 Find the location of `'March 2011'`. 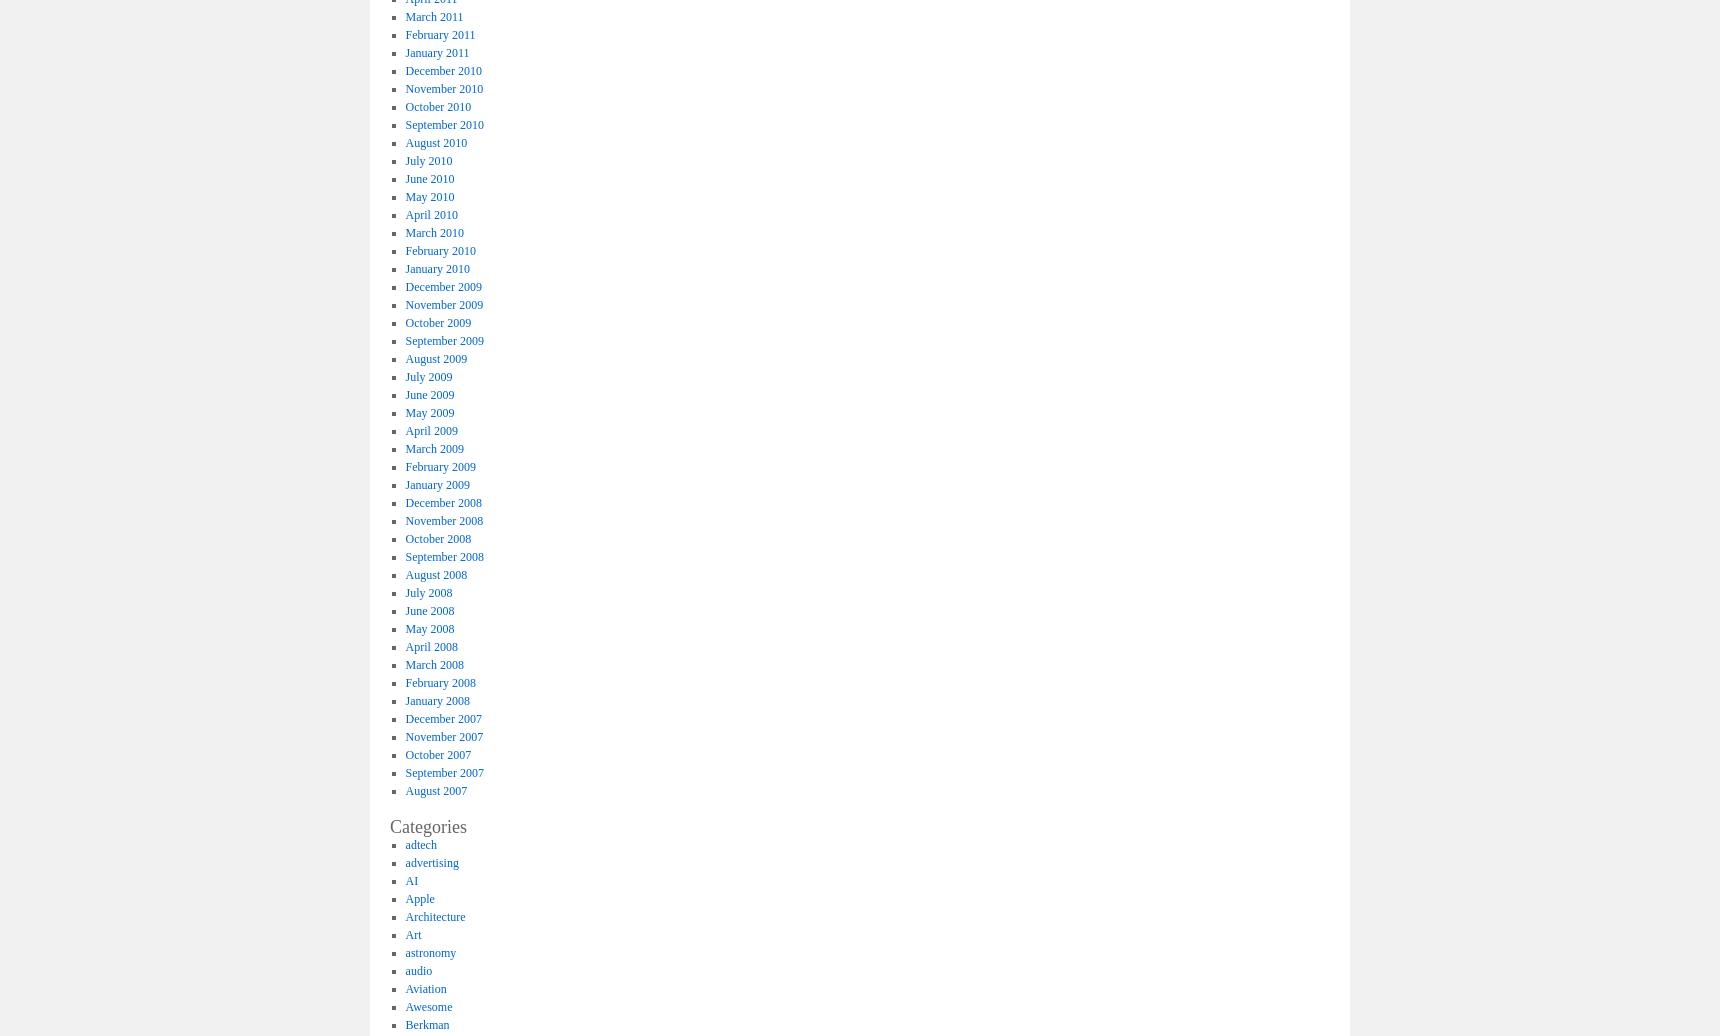

'March 2011' is located at coordinates (432, 15).